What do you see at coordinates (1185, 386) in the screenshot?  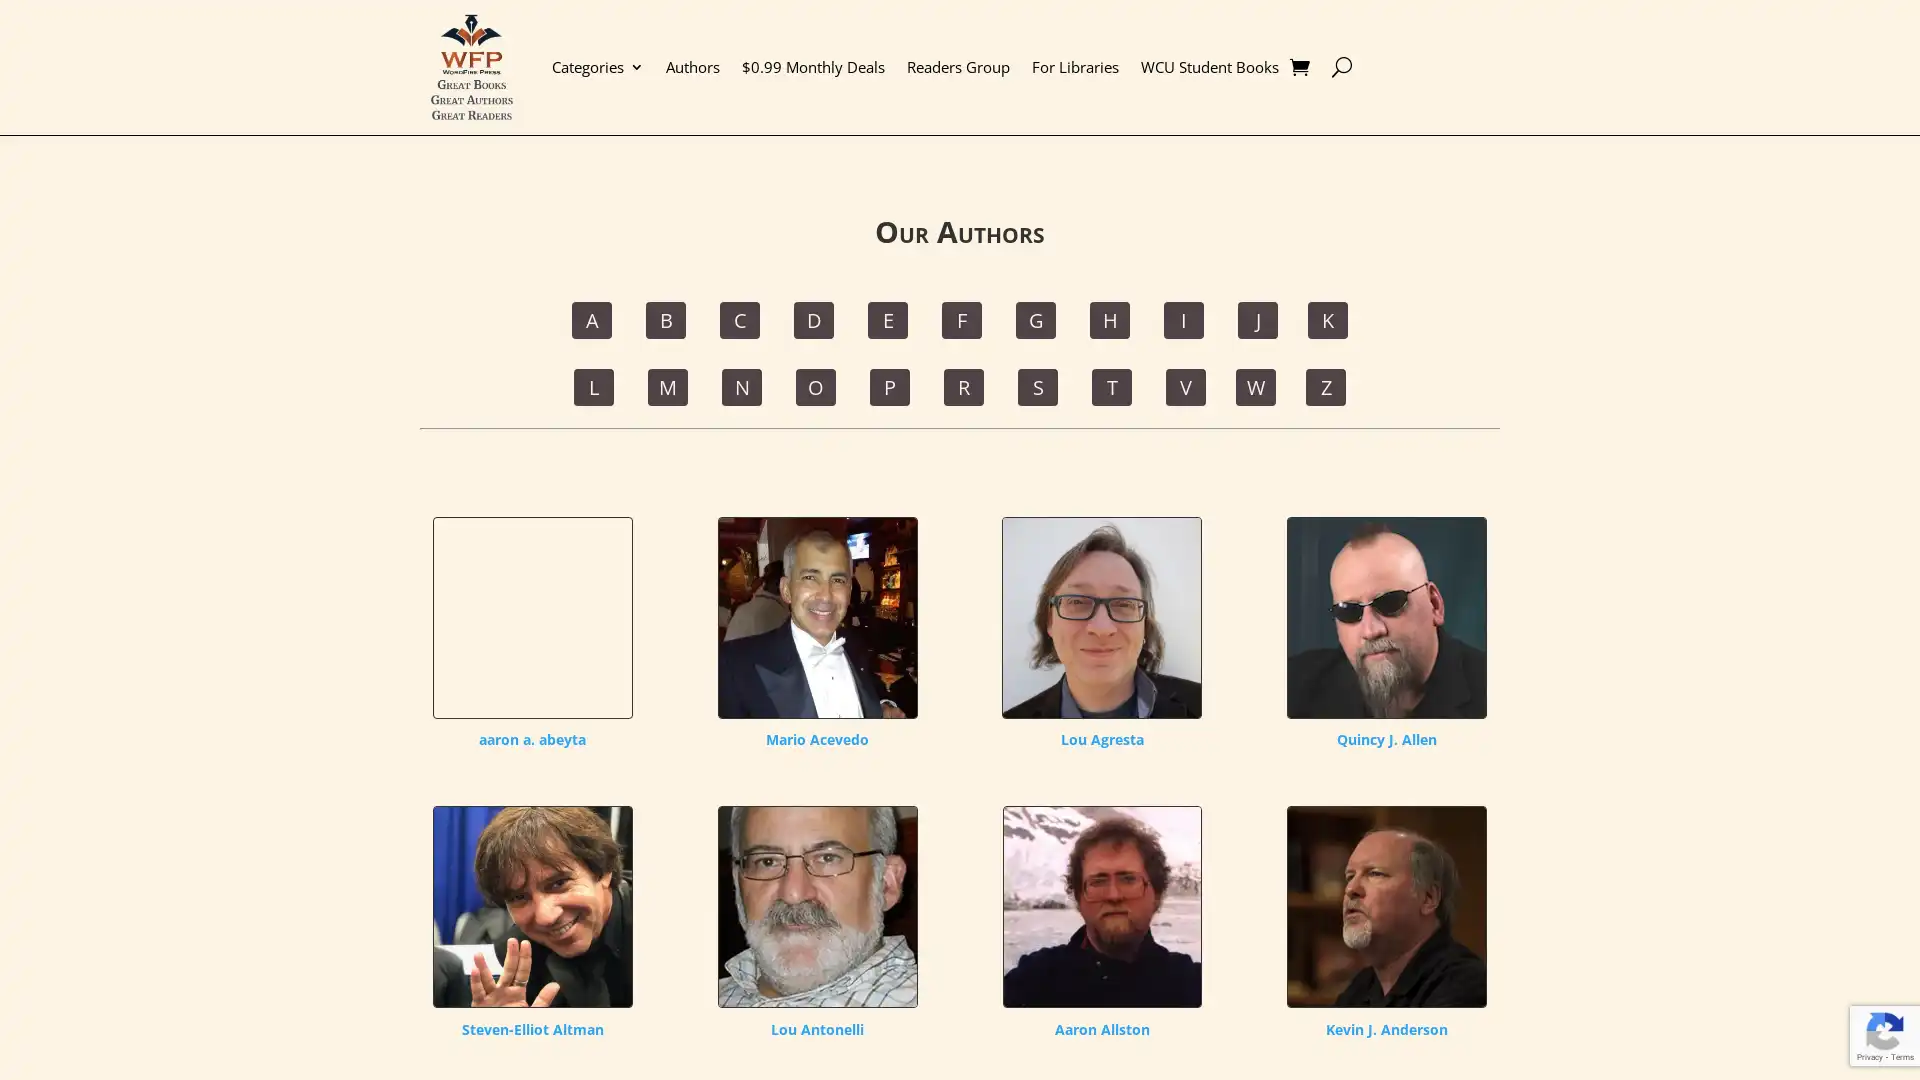 I see `V` at bounding box center [1185, 386].